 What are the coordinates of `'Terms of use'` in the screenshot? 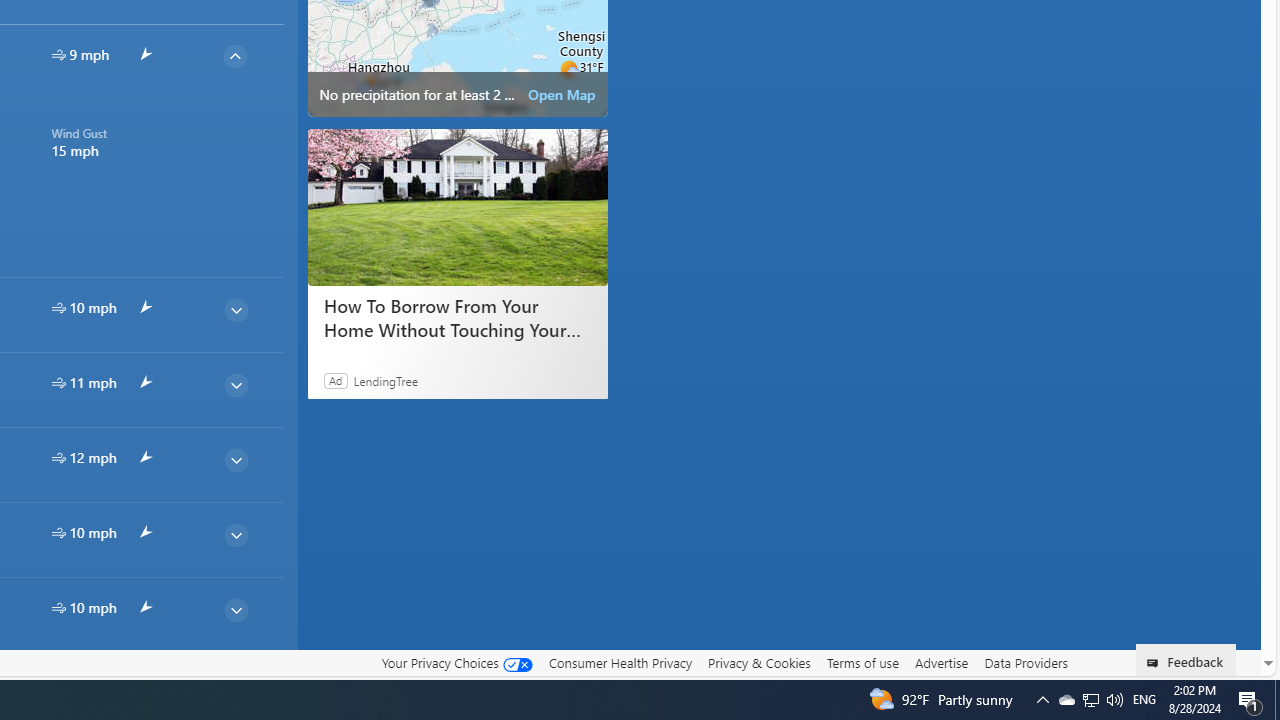 It's located at (862, 663).